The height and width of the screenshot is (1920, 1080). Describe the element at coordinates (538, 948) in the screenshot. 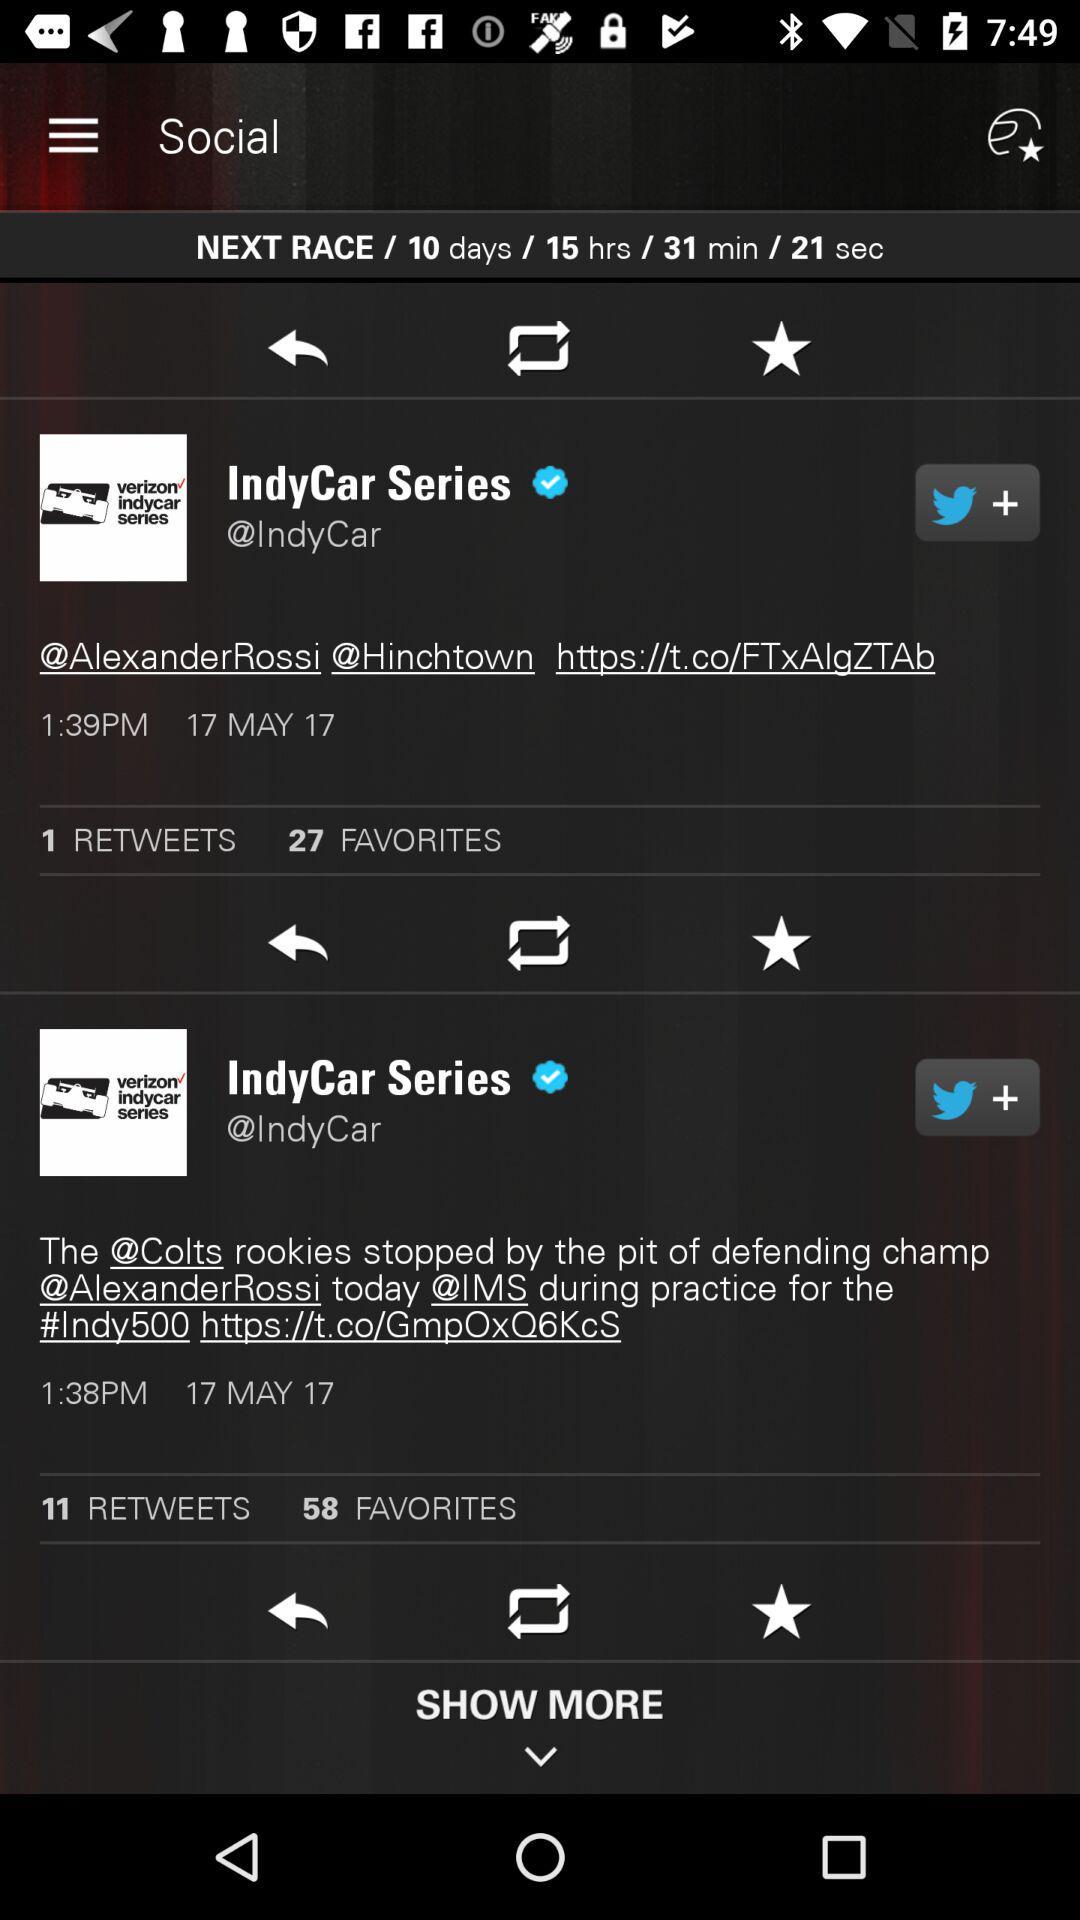

I see `symbol beside second arrow in the page` at that location.